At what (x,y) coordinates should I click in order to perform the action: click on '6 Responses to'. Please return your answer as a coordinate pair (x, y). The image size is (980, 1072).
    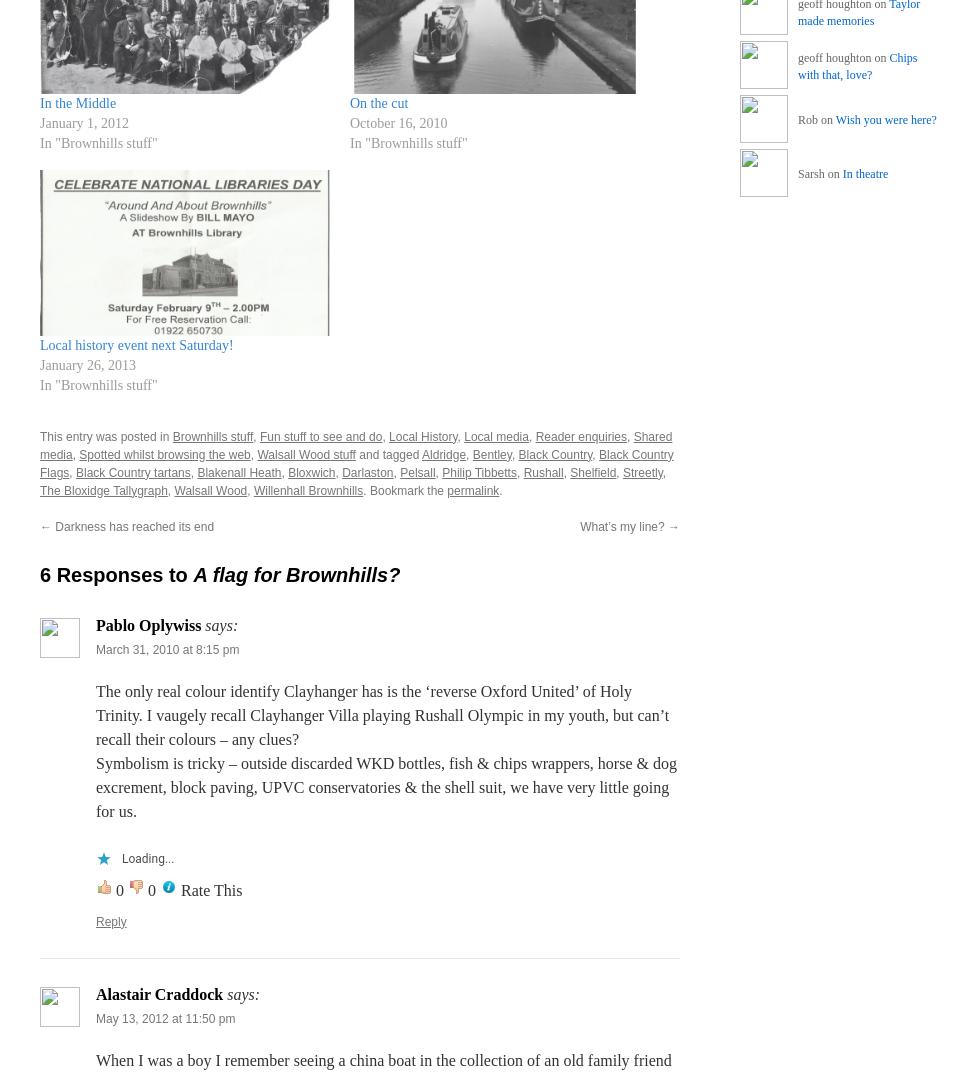
    Looking at the image, I should click on (39, 572).